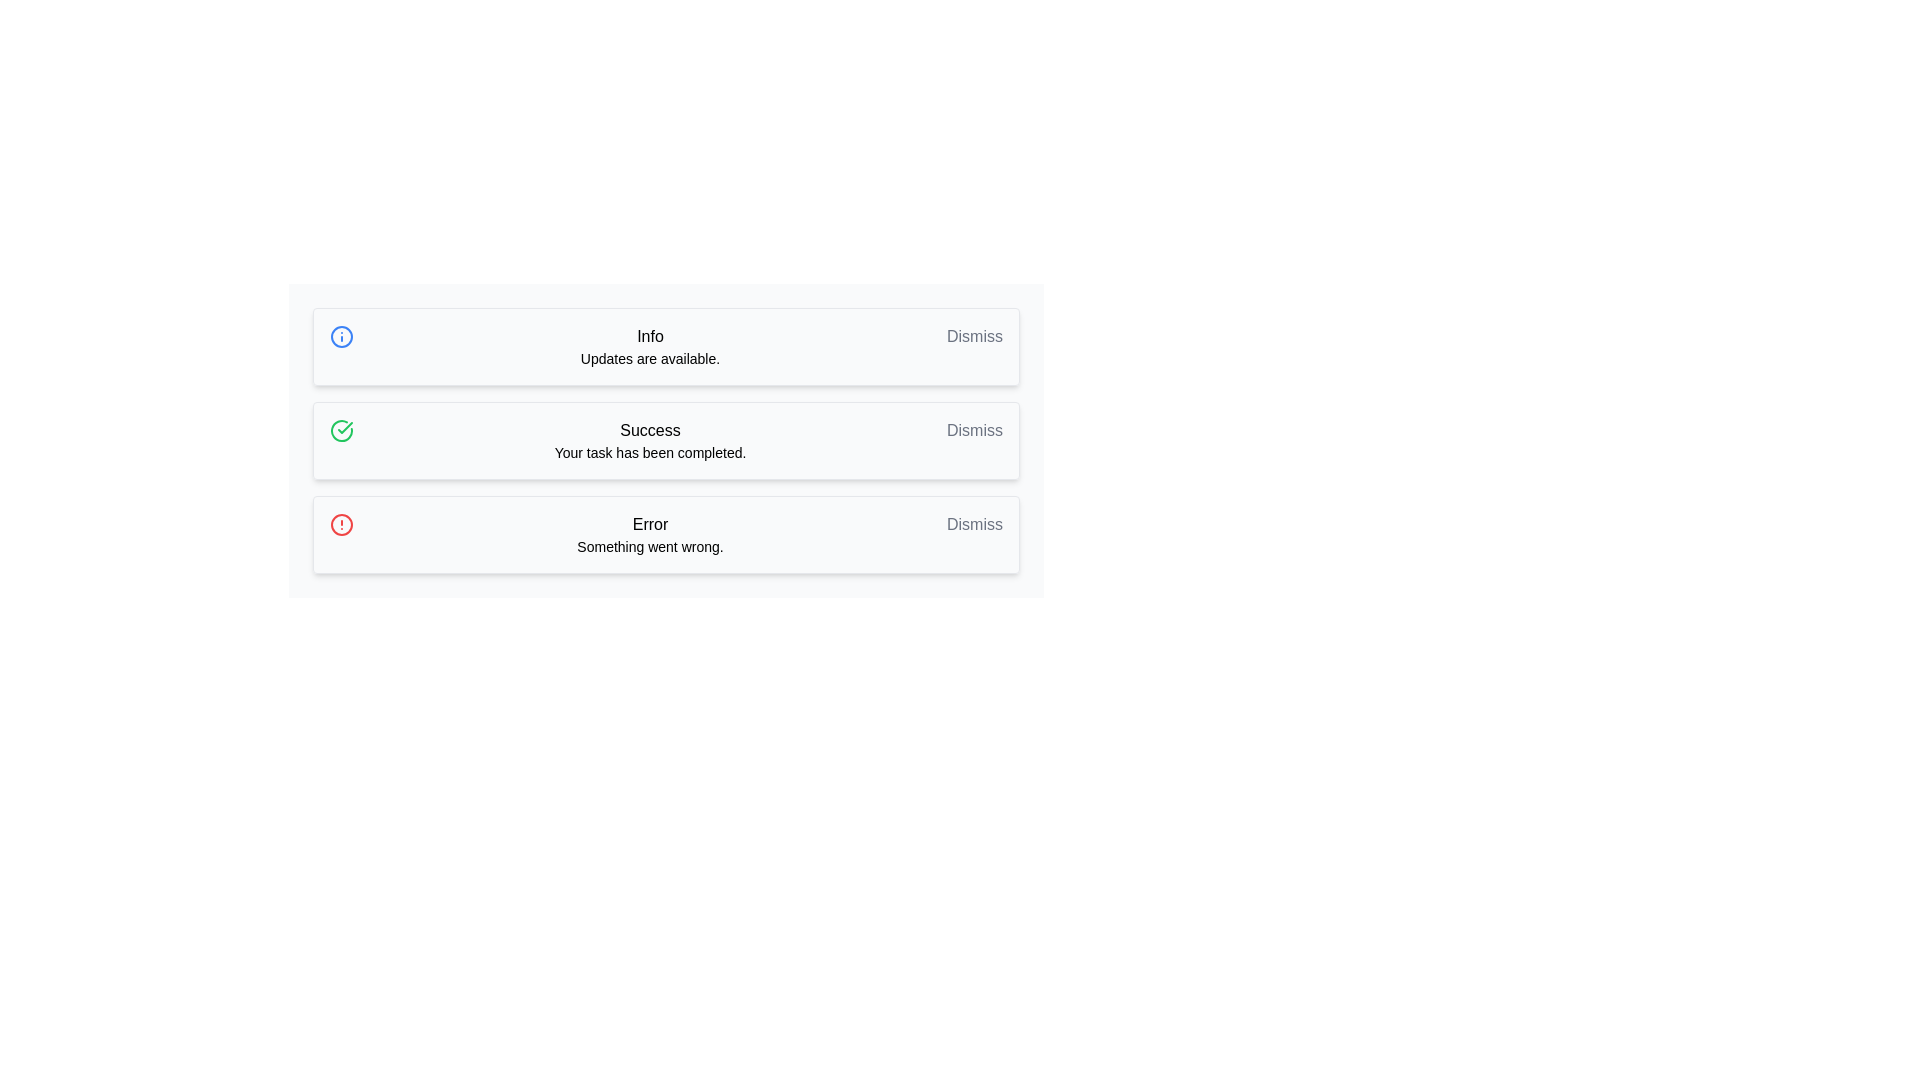  What do you see at coordinates (650, 335) in the screenshot?
I see `the bold 'Info' text label at the top of the information card to potentially reveal more information` at bounding box center [650, 335].